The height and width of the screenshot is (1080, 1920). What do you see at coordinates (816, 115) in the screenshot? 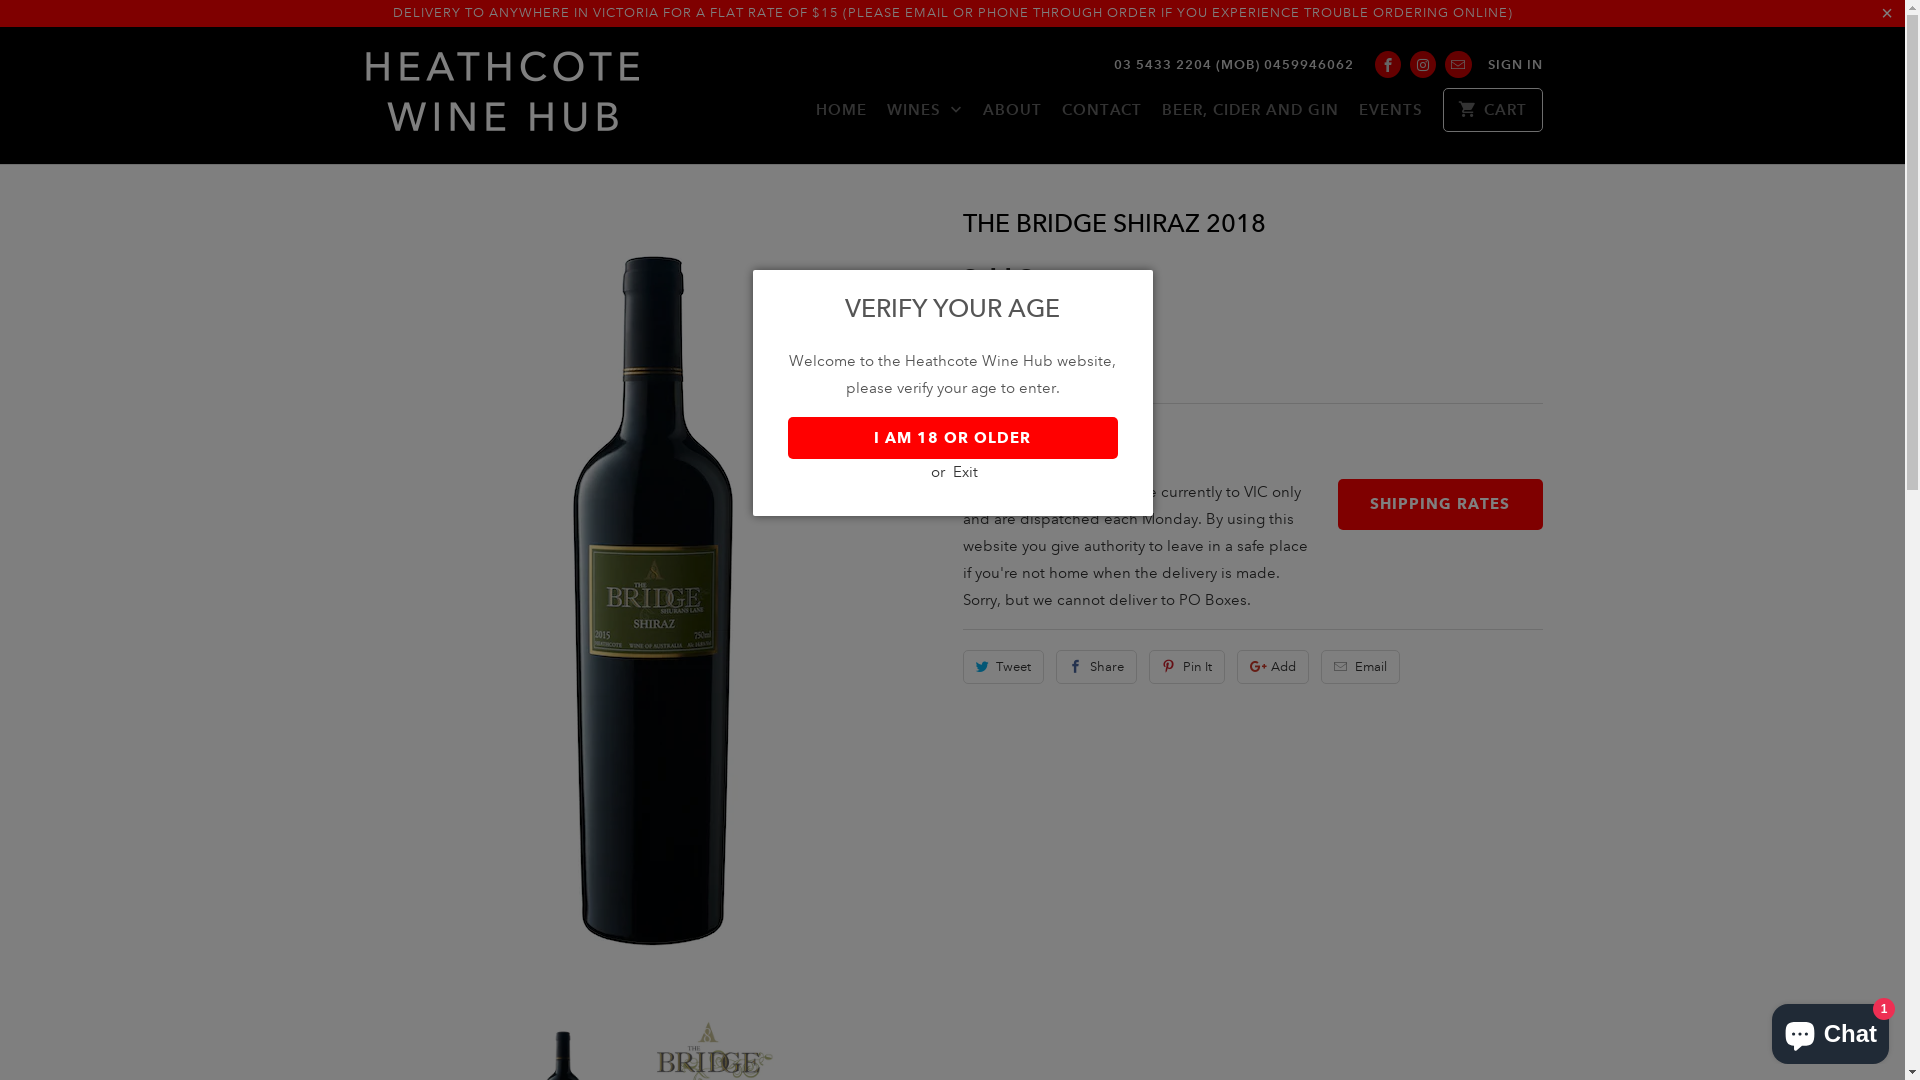
I see `'HOME'` at bounding box center [816, 115].